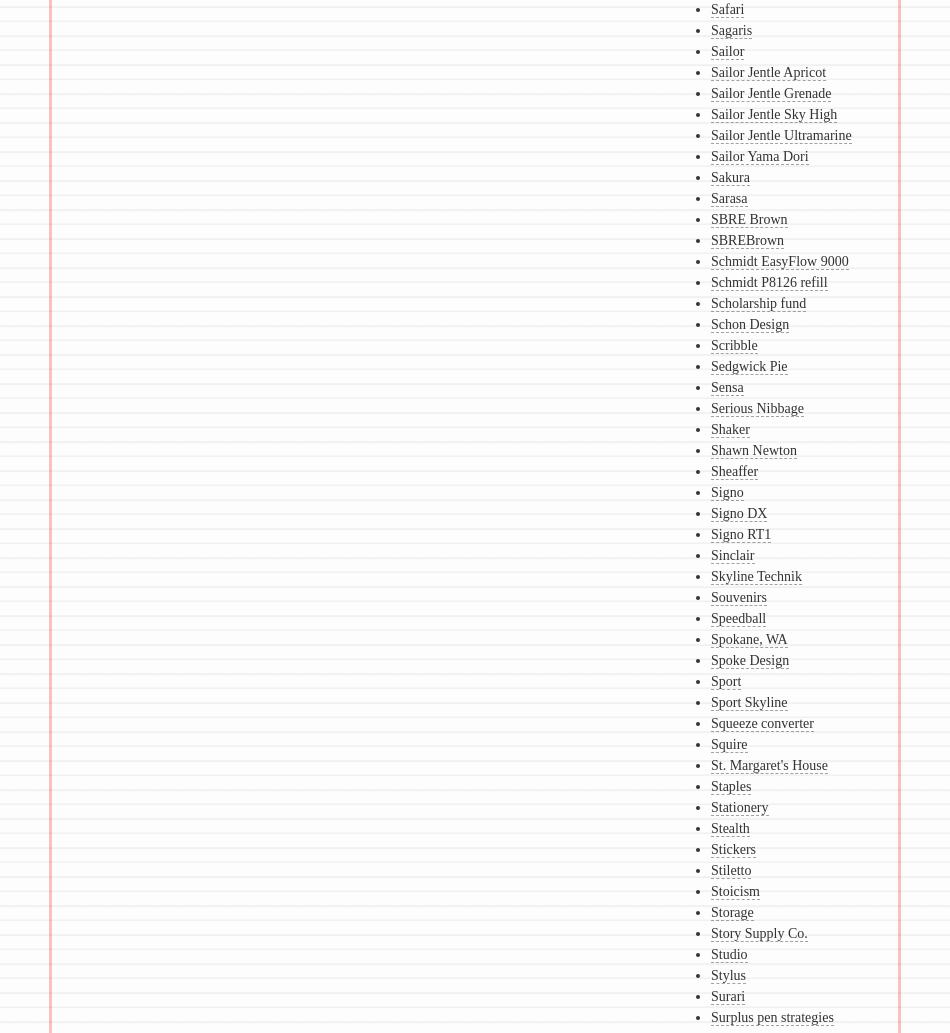 The image size is (950, 1033). I want to click on 'Shaker', so click(728, 429).